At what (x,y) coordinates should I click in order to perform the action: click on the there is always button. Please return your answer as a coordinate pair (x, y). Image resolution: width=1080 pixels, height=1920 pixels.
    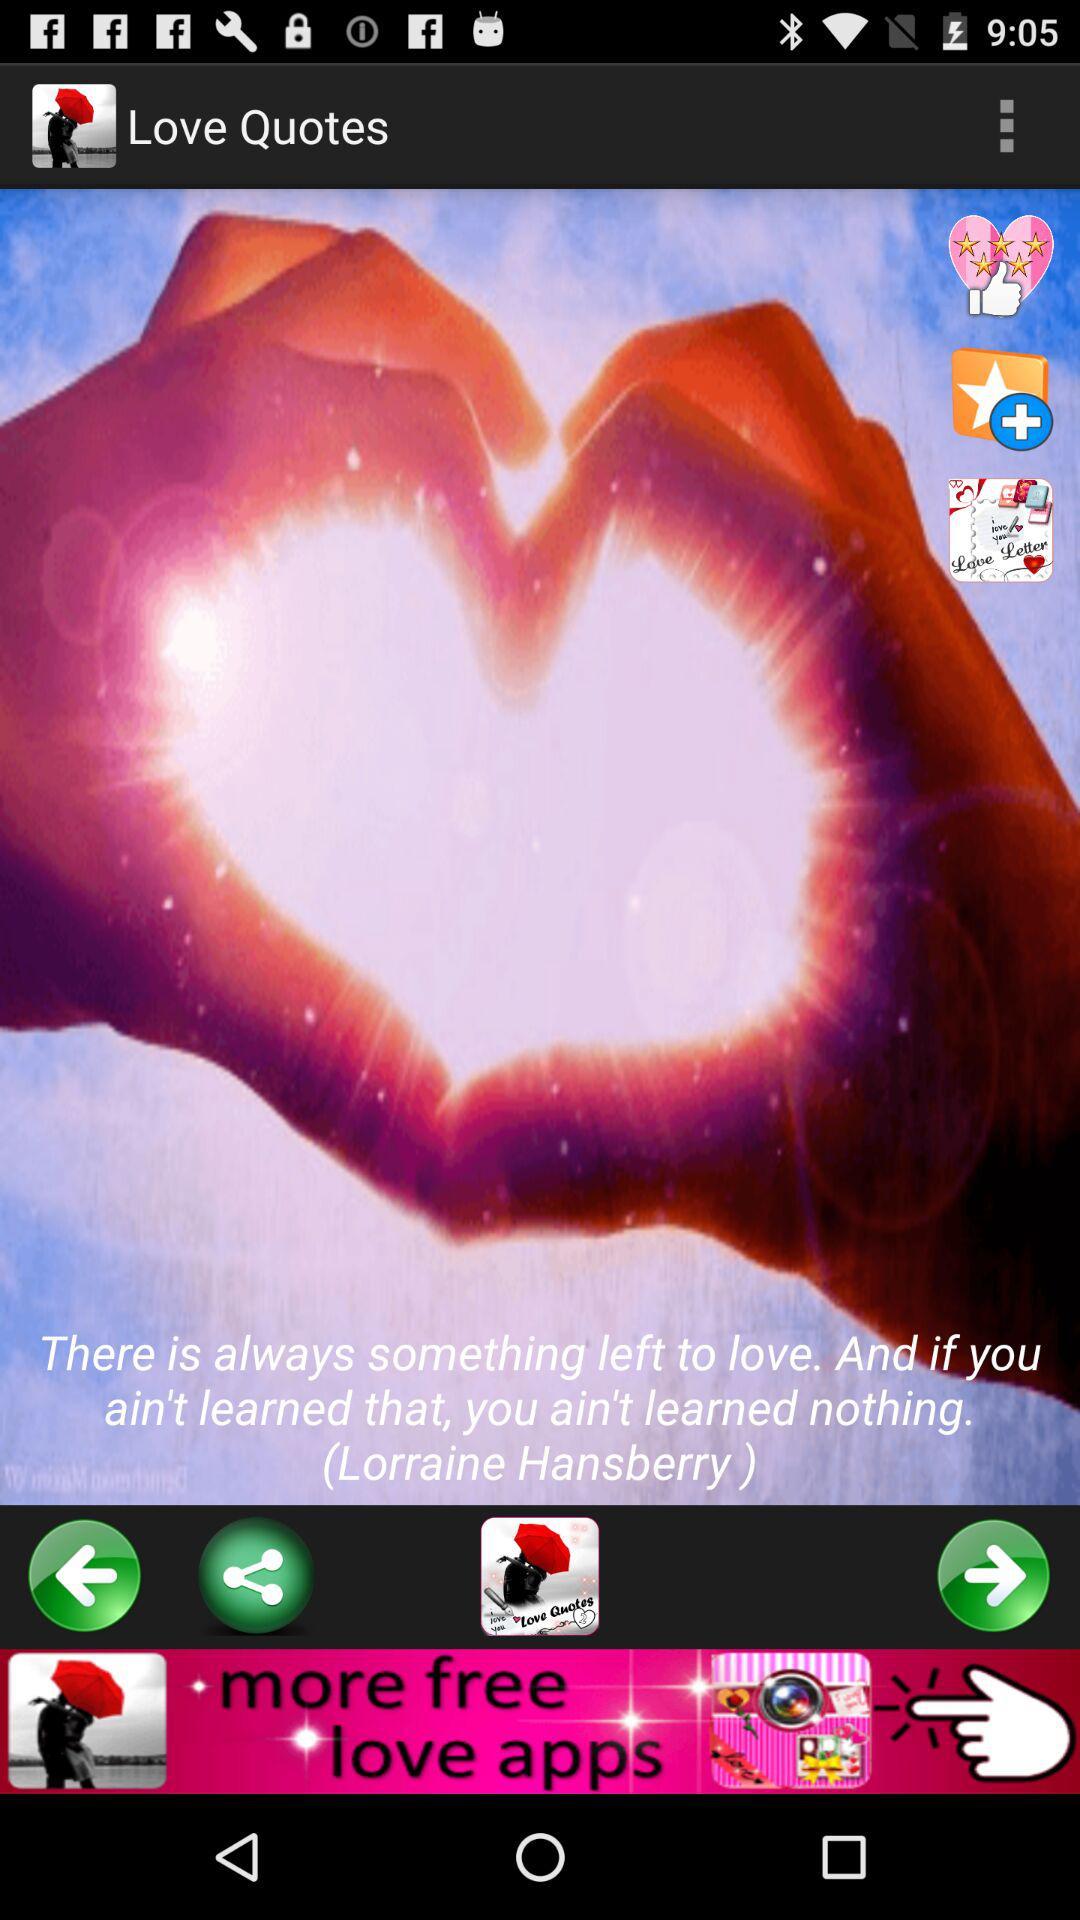
    Looking at the image, I should click on (540, 847).